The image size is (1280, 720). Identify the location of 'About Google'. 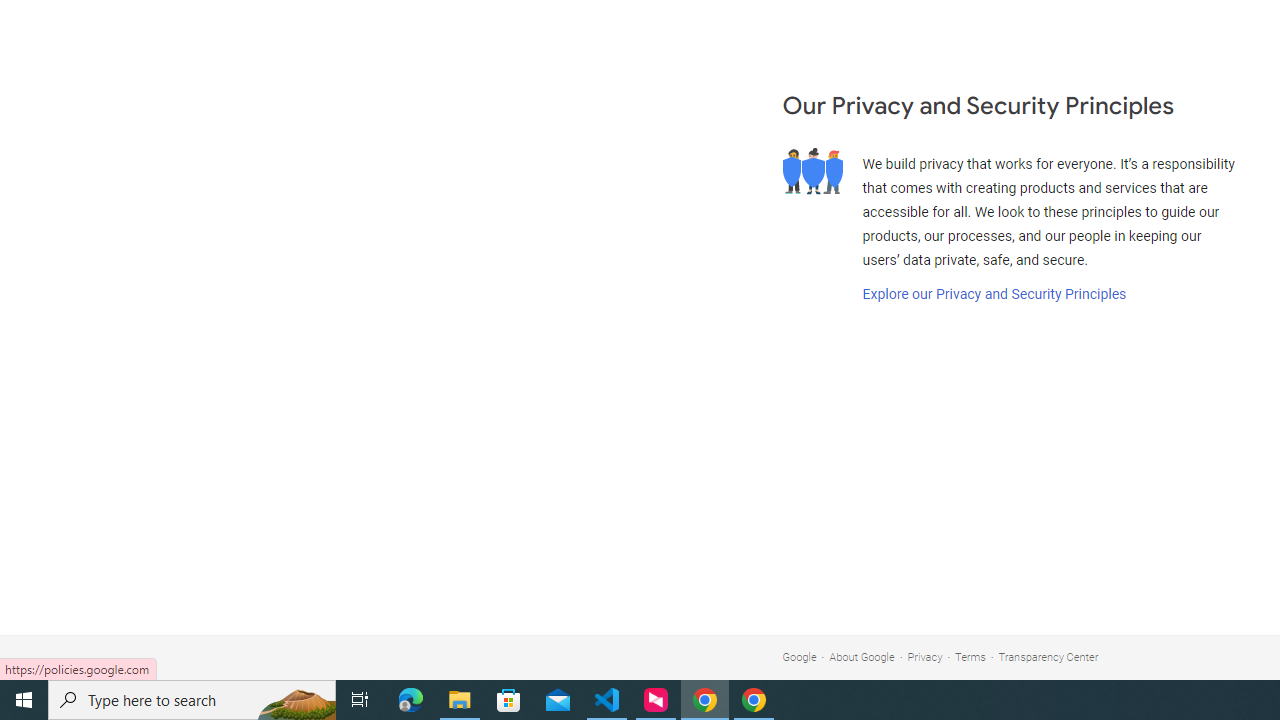
(862, 657).